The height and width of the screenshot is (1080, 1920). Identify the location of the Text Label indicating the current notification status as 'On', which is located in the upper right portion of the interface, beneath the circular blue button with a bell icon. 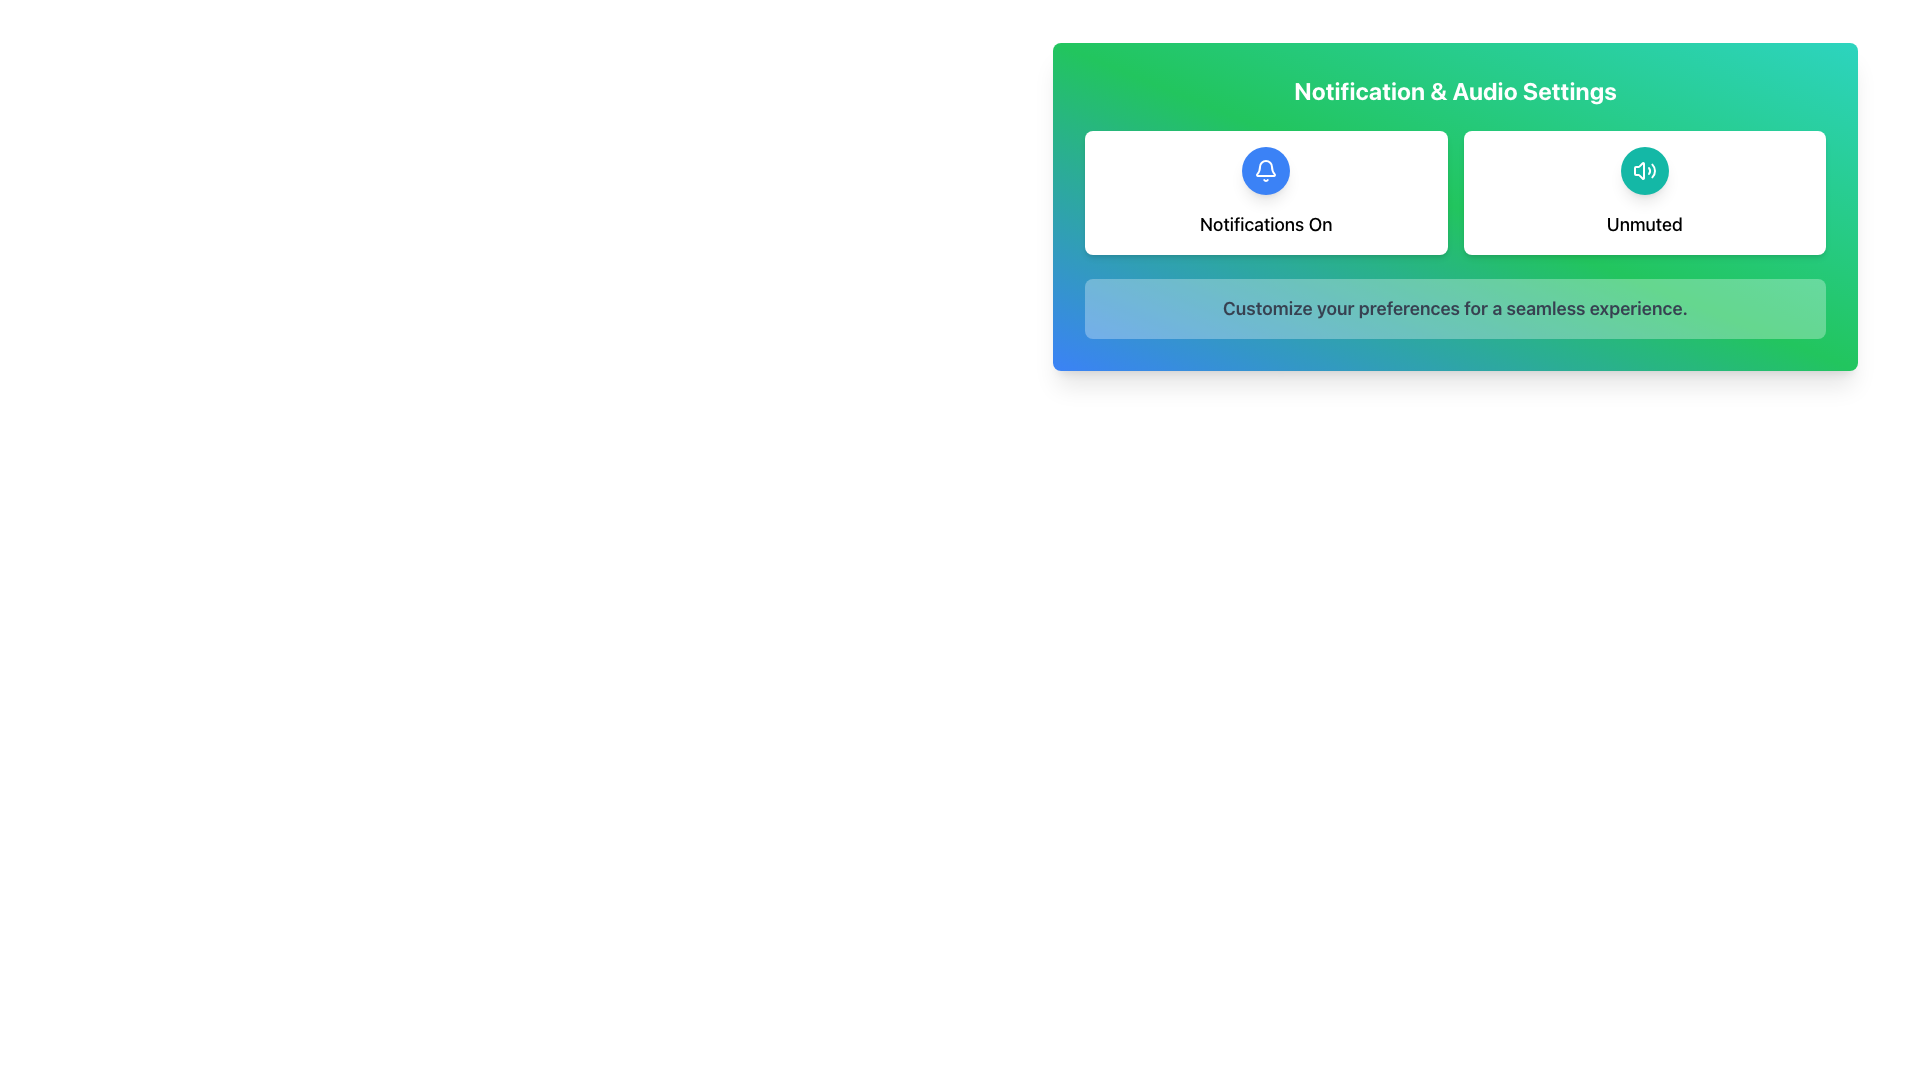
(1265, 224).